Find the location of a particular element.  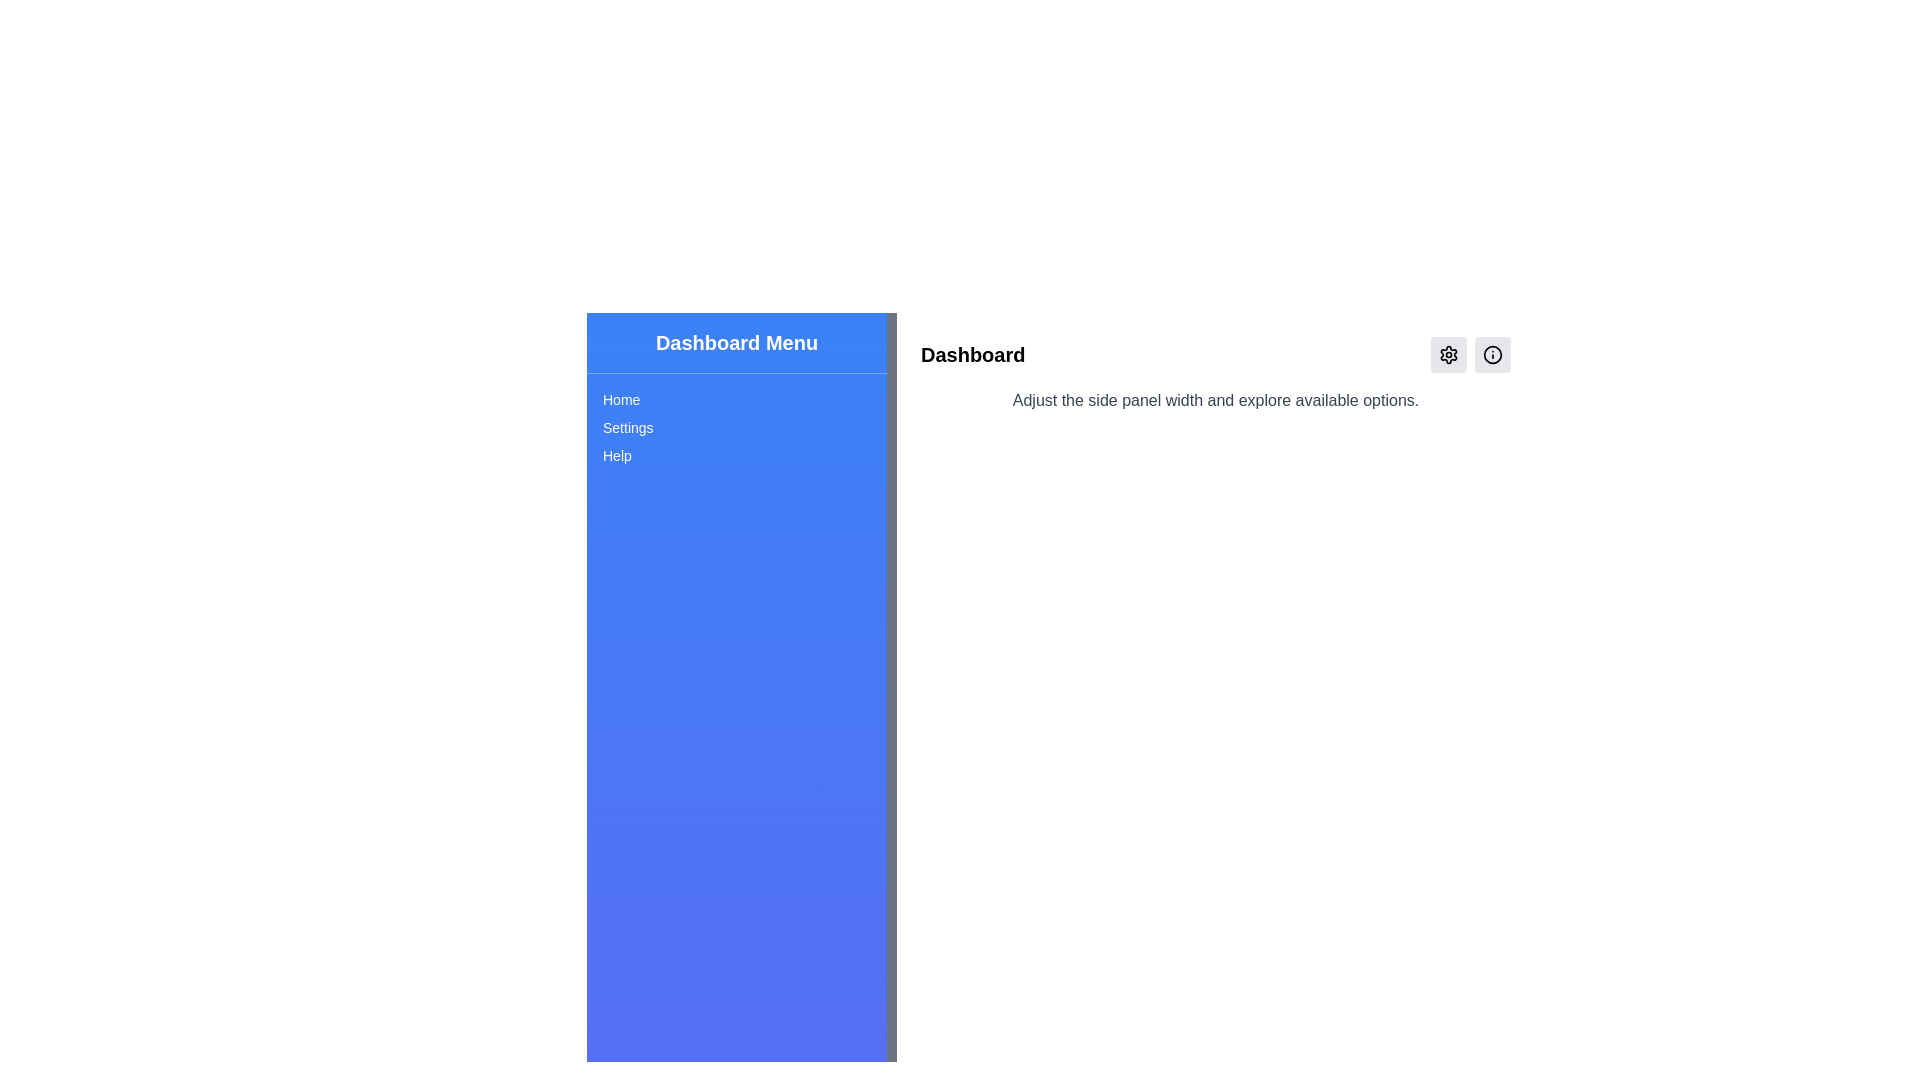

the information icon located to the right of the settings icon in the top-right section of the interface is located at coordinates (1492, 353).